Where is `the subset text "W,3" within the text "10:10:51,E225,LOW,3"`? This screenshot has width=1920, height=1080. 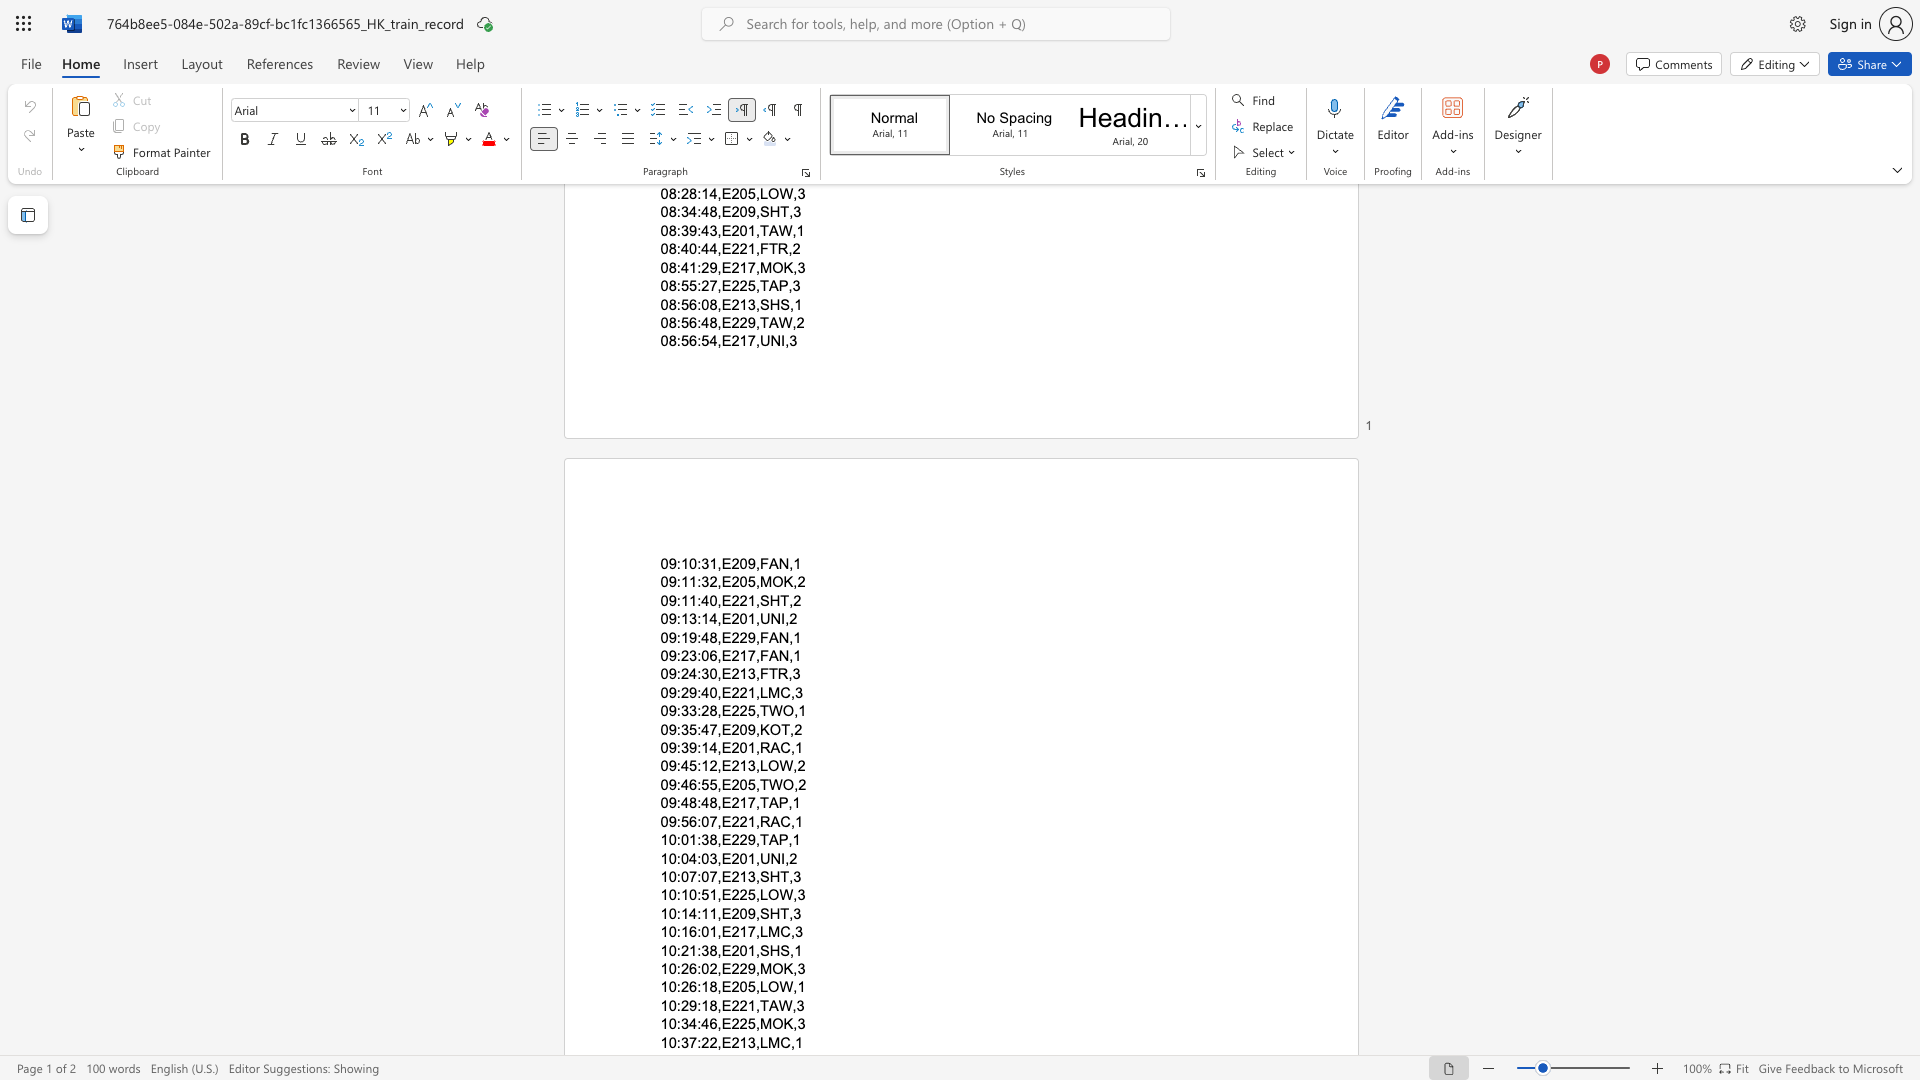 the subset text "W,3" within the text "10:10:51,E225,LOW,3" is located at coordinates (778, 894).